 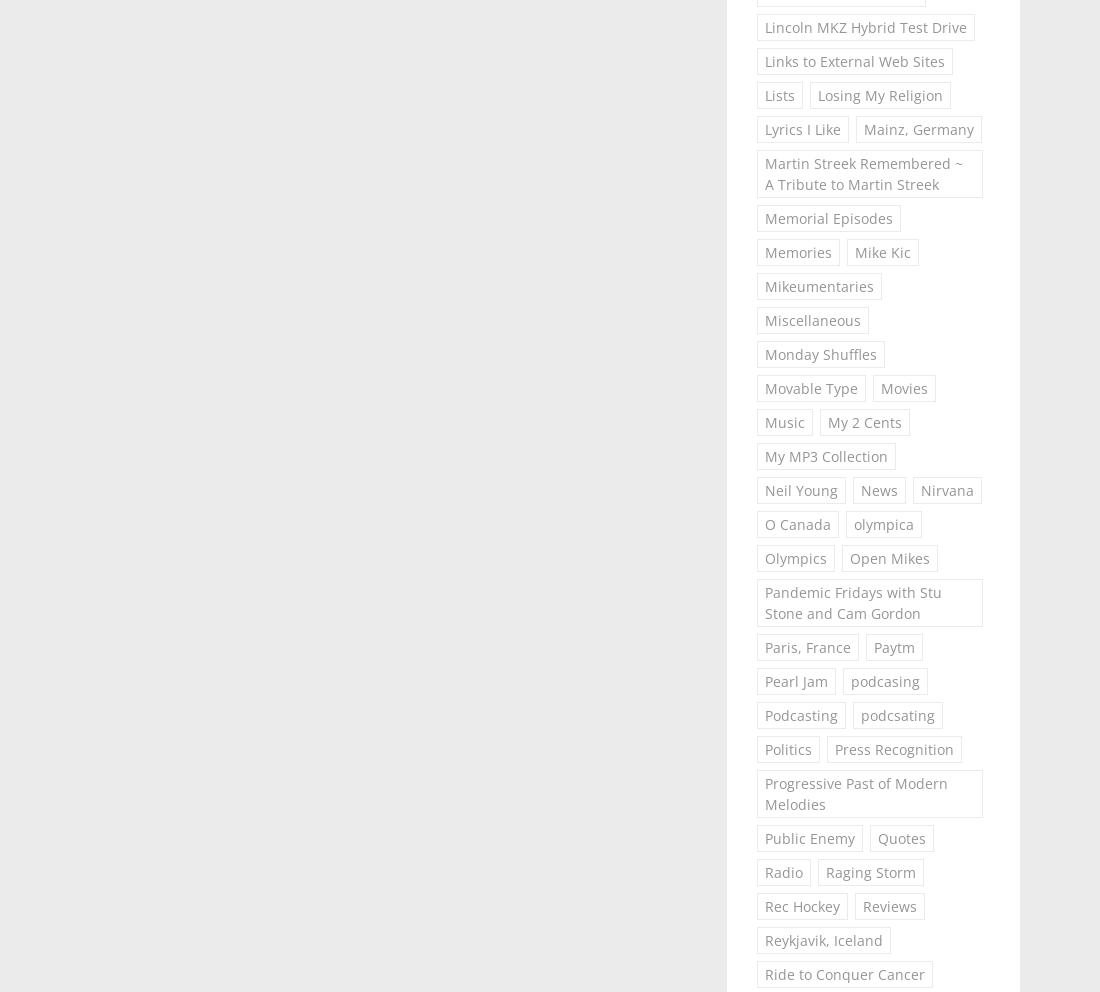 What do you see at coordinates (892, 647) in the screenshot?
I see `'Paytm'` at bounding box center [892, 647].